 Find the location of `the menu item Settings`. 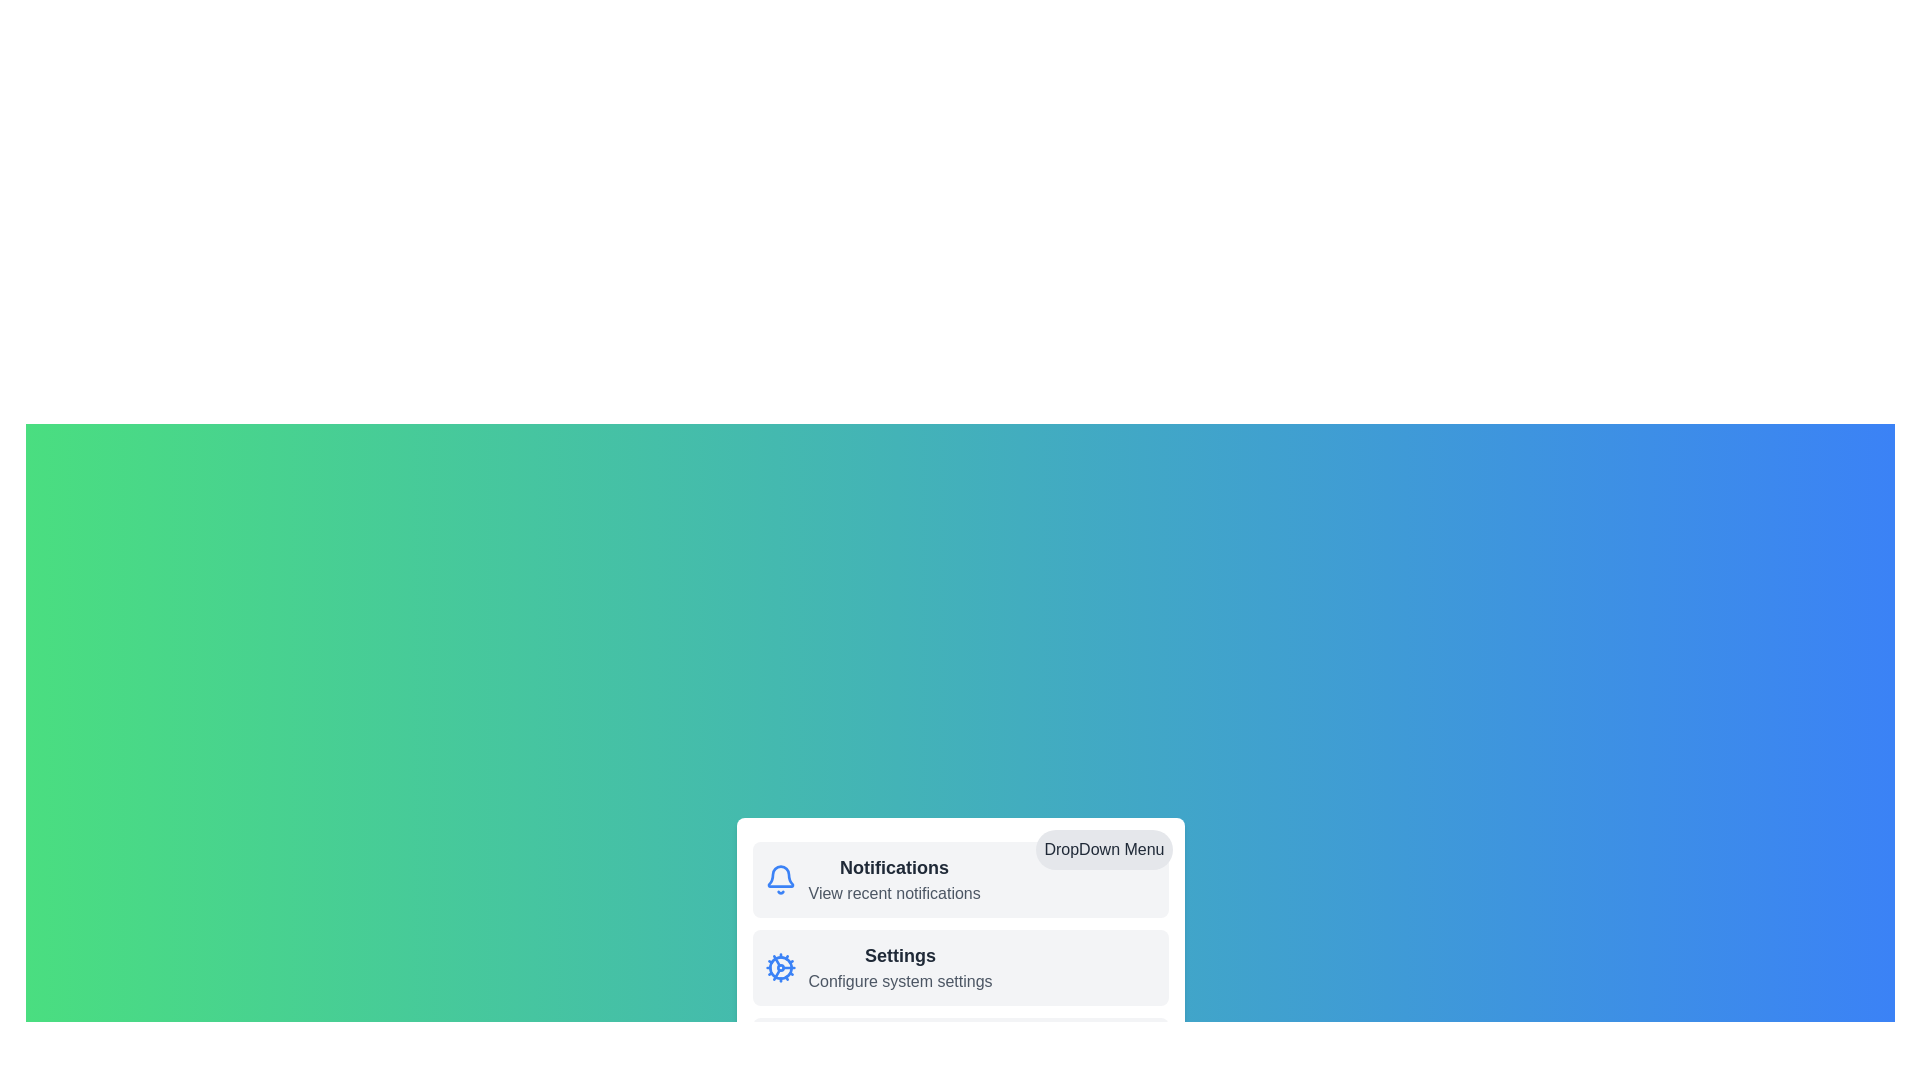

the menu item Settings is located at coordinates (779, 967).